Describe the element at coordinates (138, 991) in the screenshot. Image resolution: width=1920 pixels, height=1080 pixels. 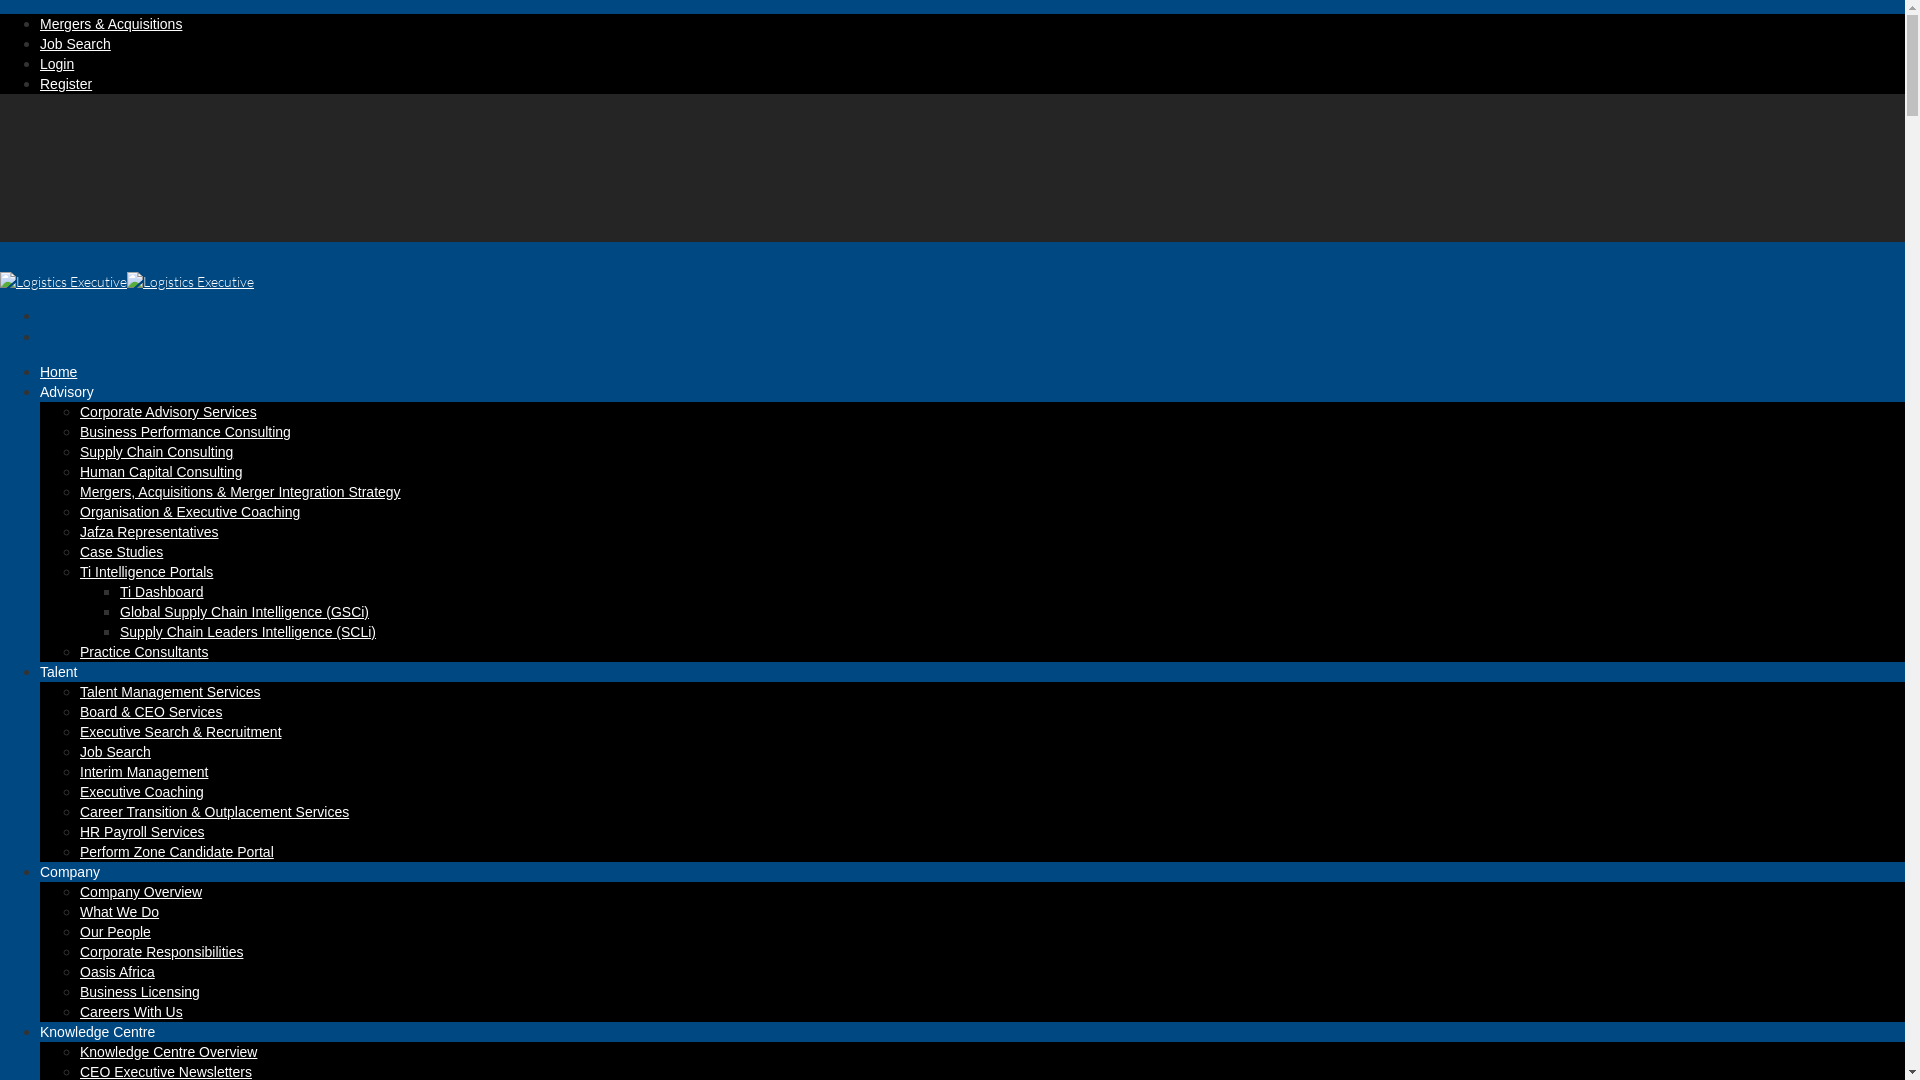
I see `'Business Licensing'` at that location.